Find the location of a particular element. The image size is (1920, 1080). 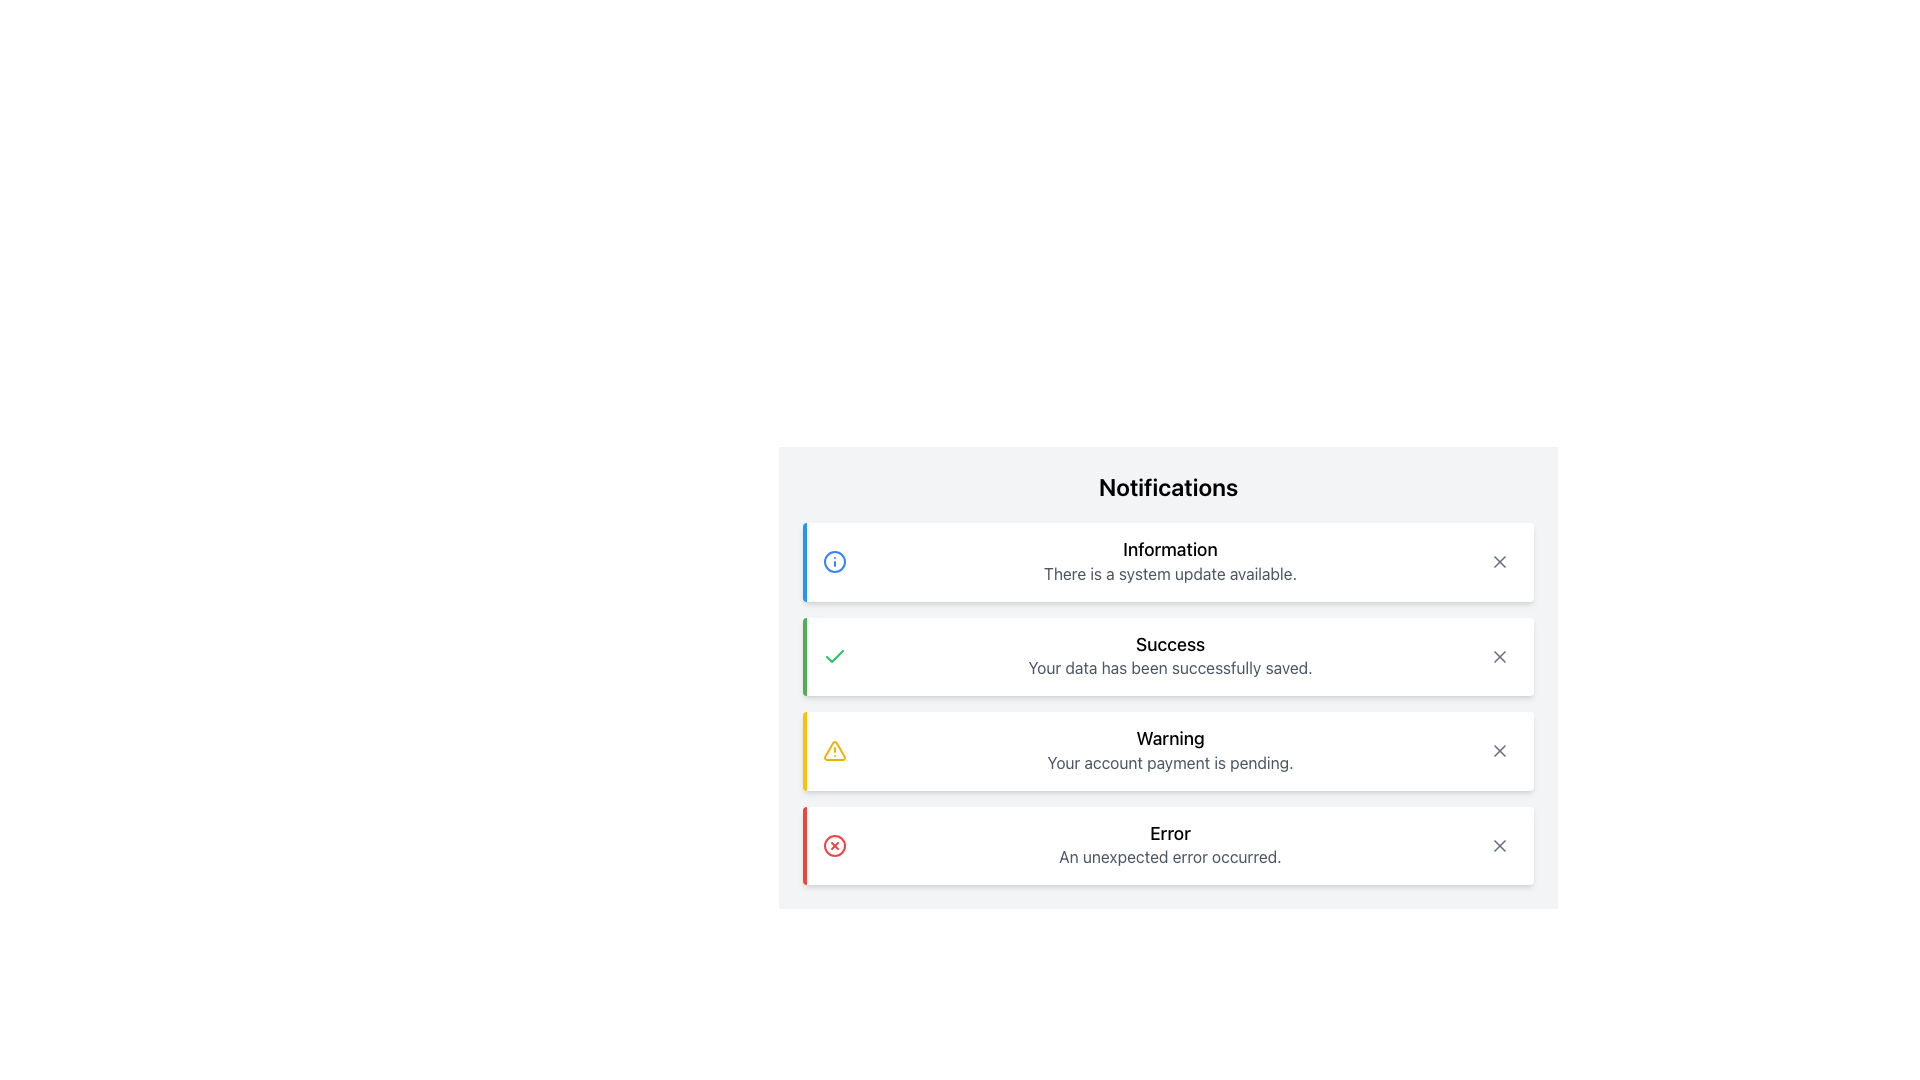

the Notification Box that has a red left border, a white background, contains a red circular icon with an 'X', and displays the title 'Error' and the message 'An unexpected error occurred.' is located at coordinates (1168, 845).